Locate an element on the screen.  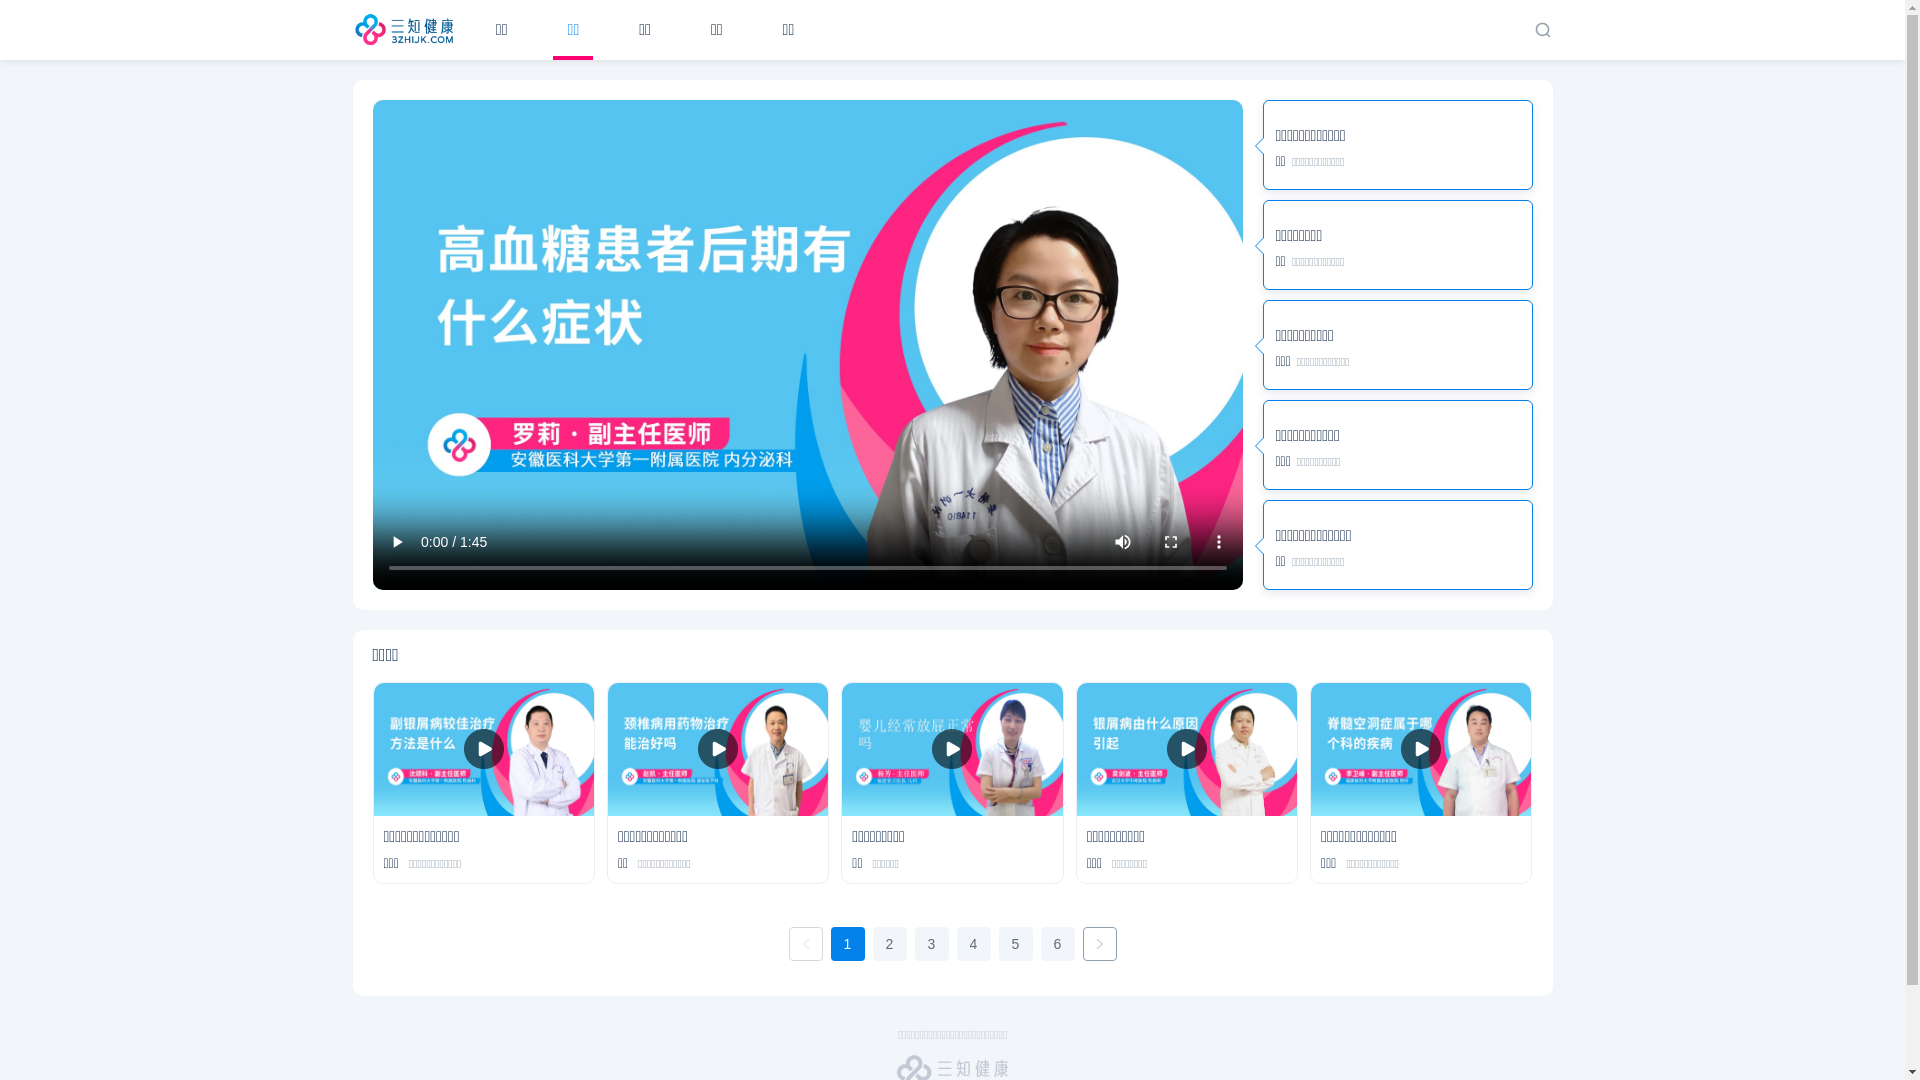
'6' is located at coordinates (1040, 944).